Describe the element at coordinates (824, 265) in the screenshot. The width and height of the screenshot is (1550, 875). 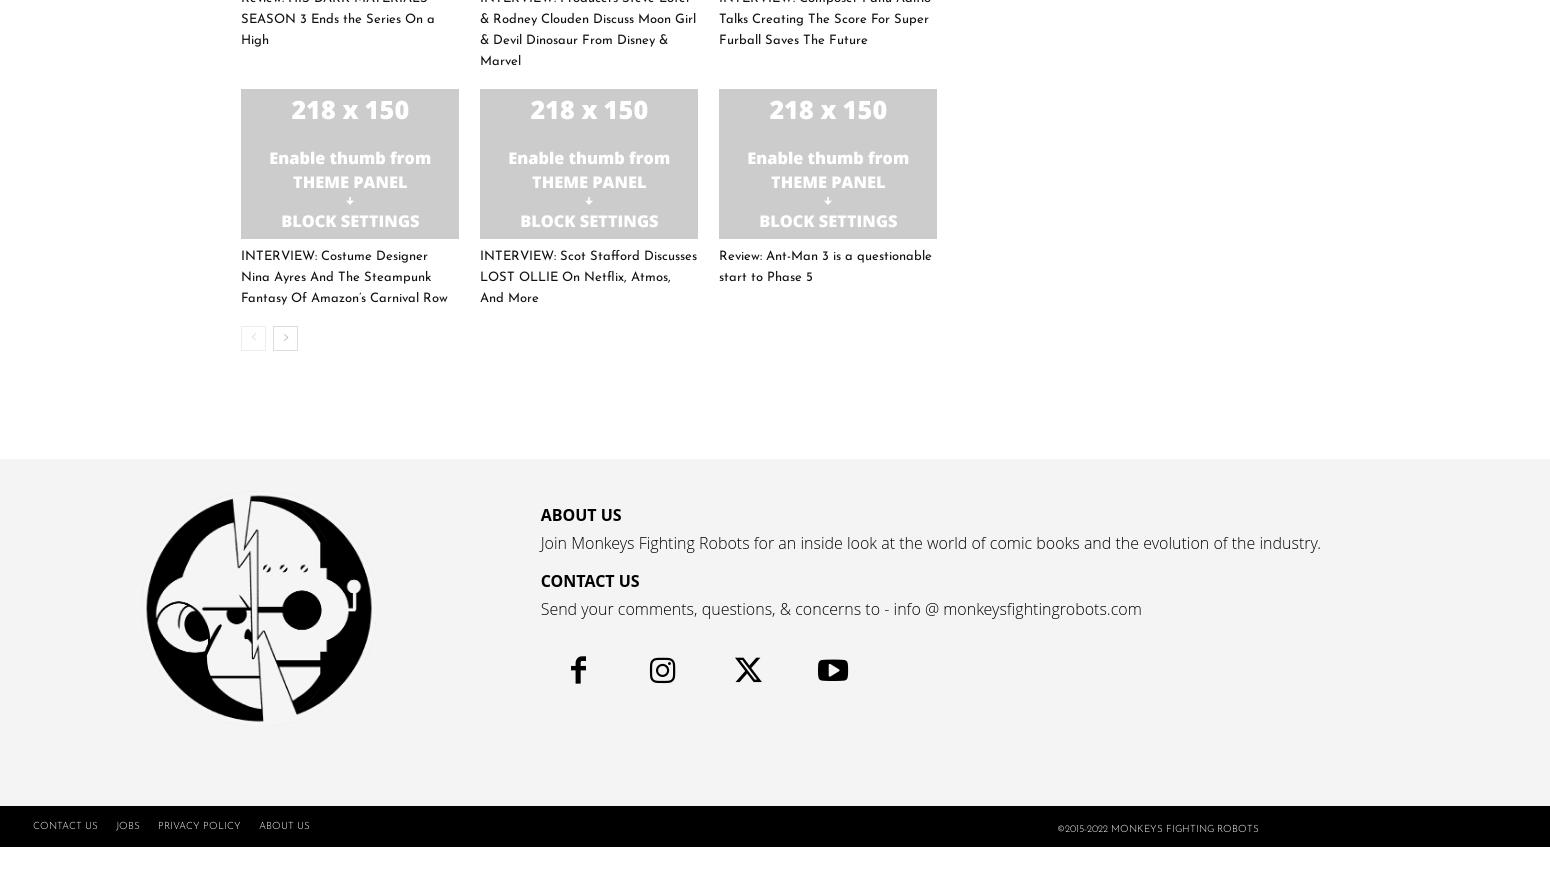
I see `'Review: Ant-Man 3 is a questionable start to Phase 5'` at that location.